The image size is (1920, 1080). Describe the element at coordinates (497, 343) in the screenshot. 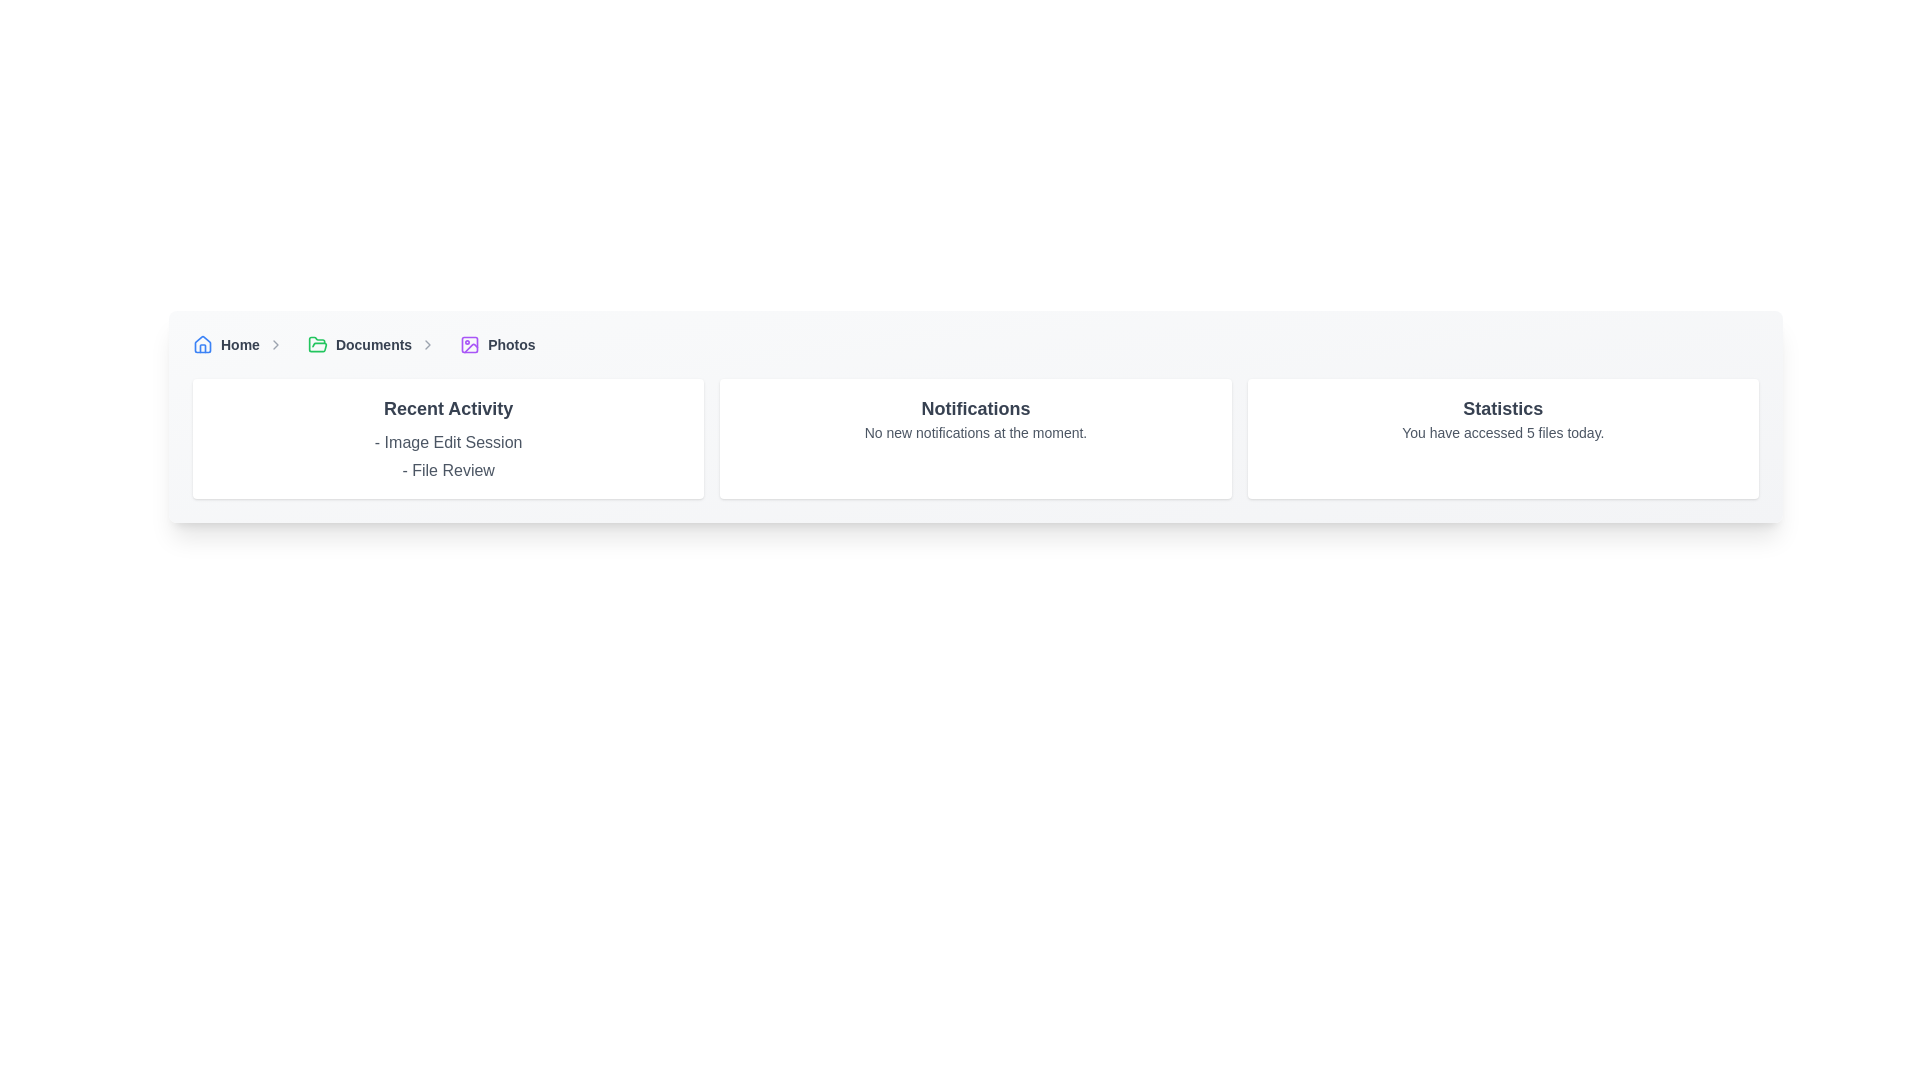

I see `the breadcrumb link labeled 'Photos', which includes a purple image icon followed by the bold text 'Photos'` at that location.